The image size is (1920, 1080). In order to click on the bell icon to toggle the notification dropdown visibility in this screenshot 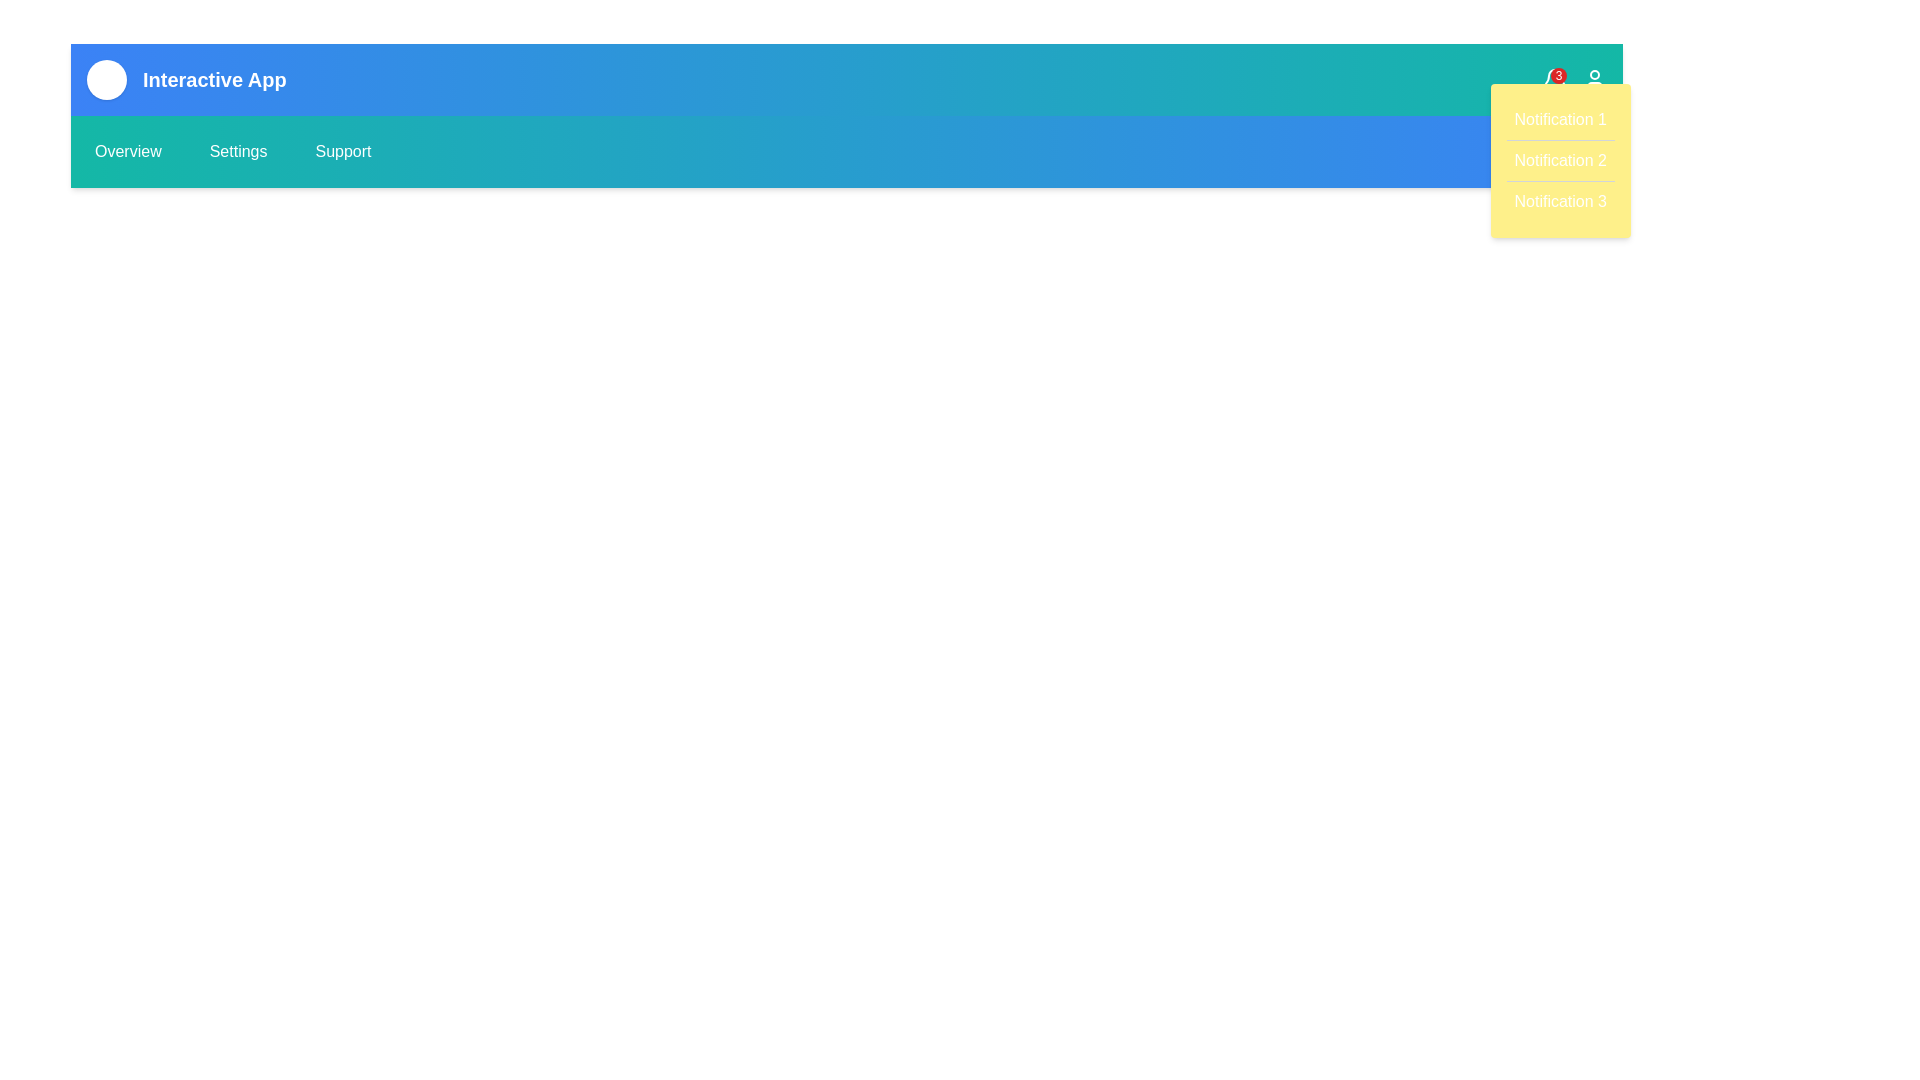, I will do `click(1554, 79)`.